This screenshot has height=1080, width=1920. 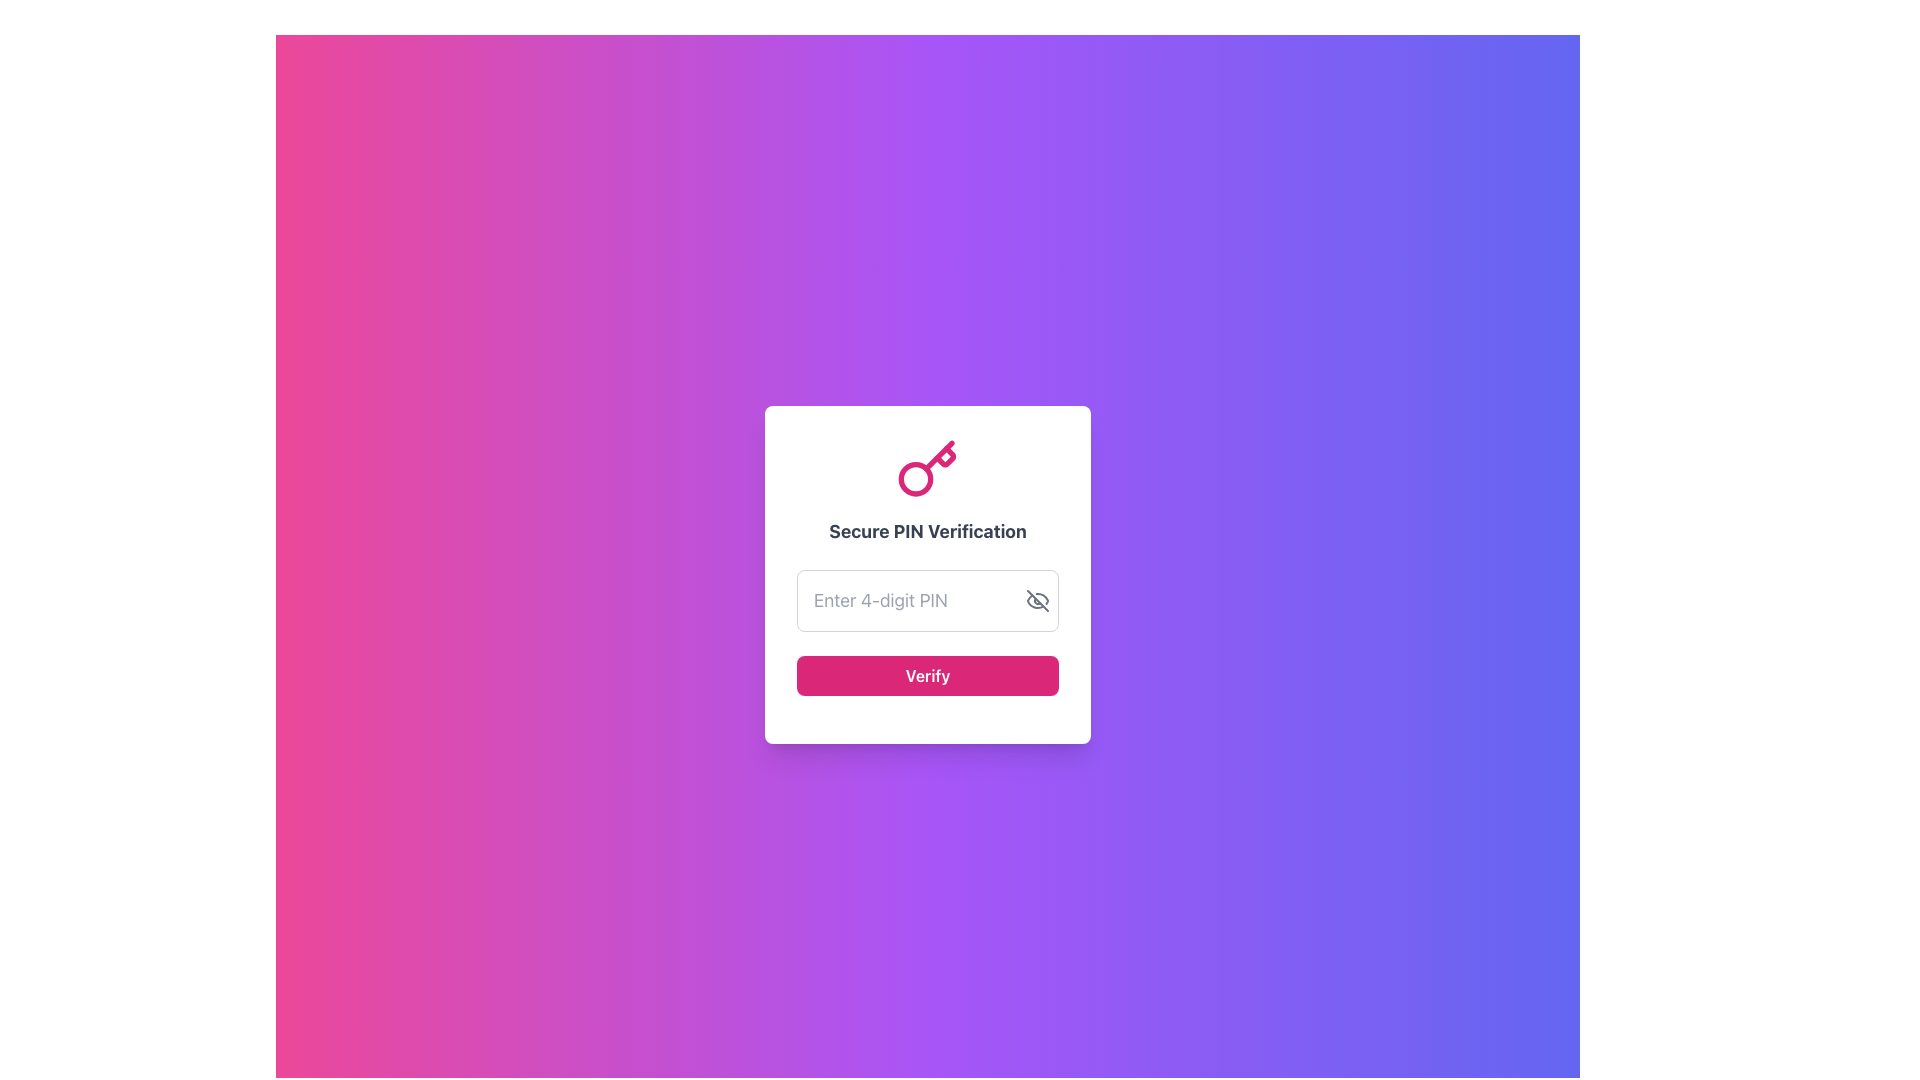 I want to click on the button located to the right of the 'Enter 4-digit PIN' text input field, so click(x=1037, y=600).